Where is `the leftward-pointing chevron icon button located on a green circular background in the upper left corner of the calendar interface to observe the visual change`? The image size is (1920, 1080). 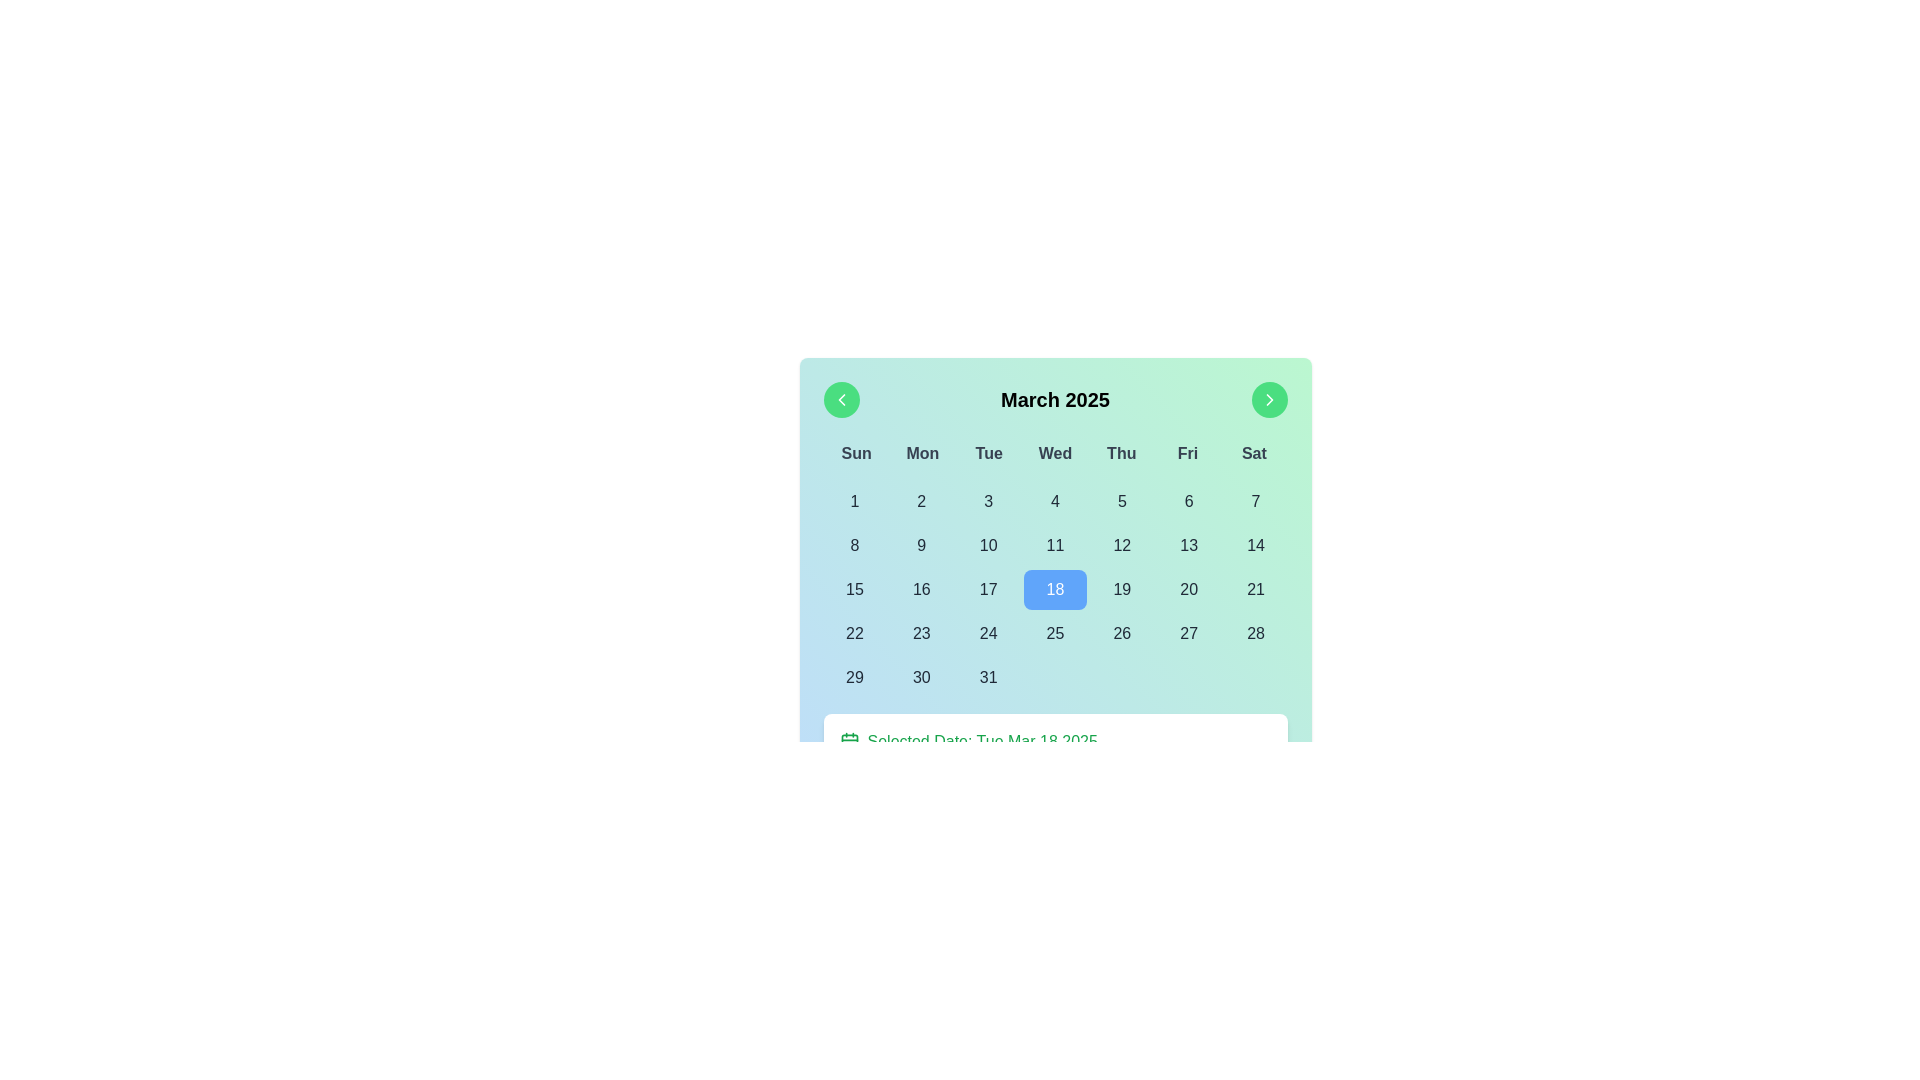 the leftward-pointing chevron icon button located on a green circular background in the upper left corner of the calendar interface to observe the visual change is located at coordinates (841, 400).